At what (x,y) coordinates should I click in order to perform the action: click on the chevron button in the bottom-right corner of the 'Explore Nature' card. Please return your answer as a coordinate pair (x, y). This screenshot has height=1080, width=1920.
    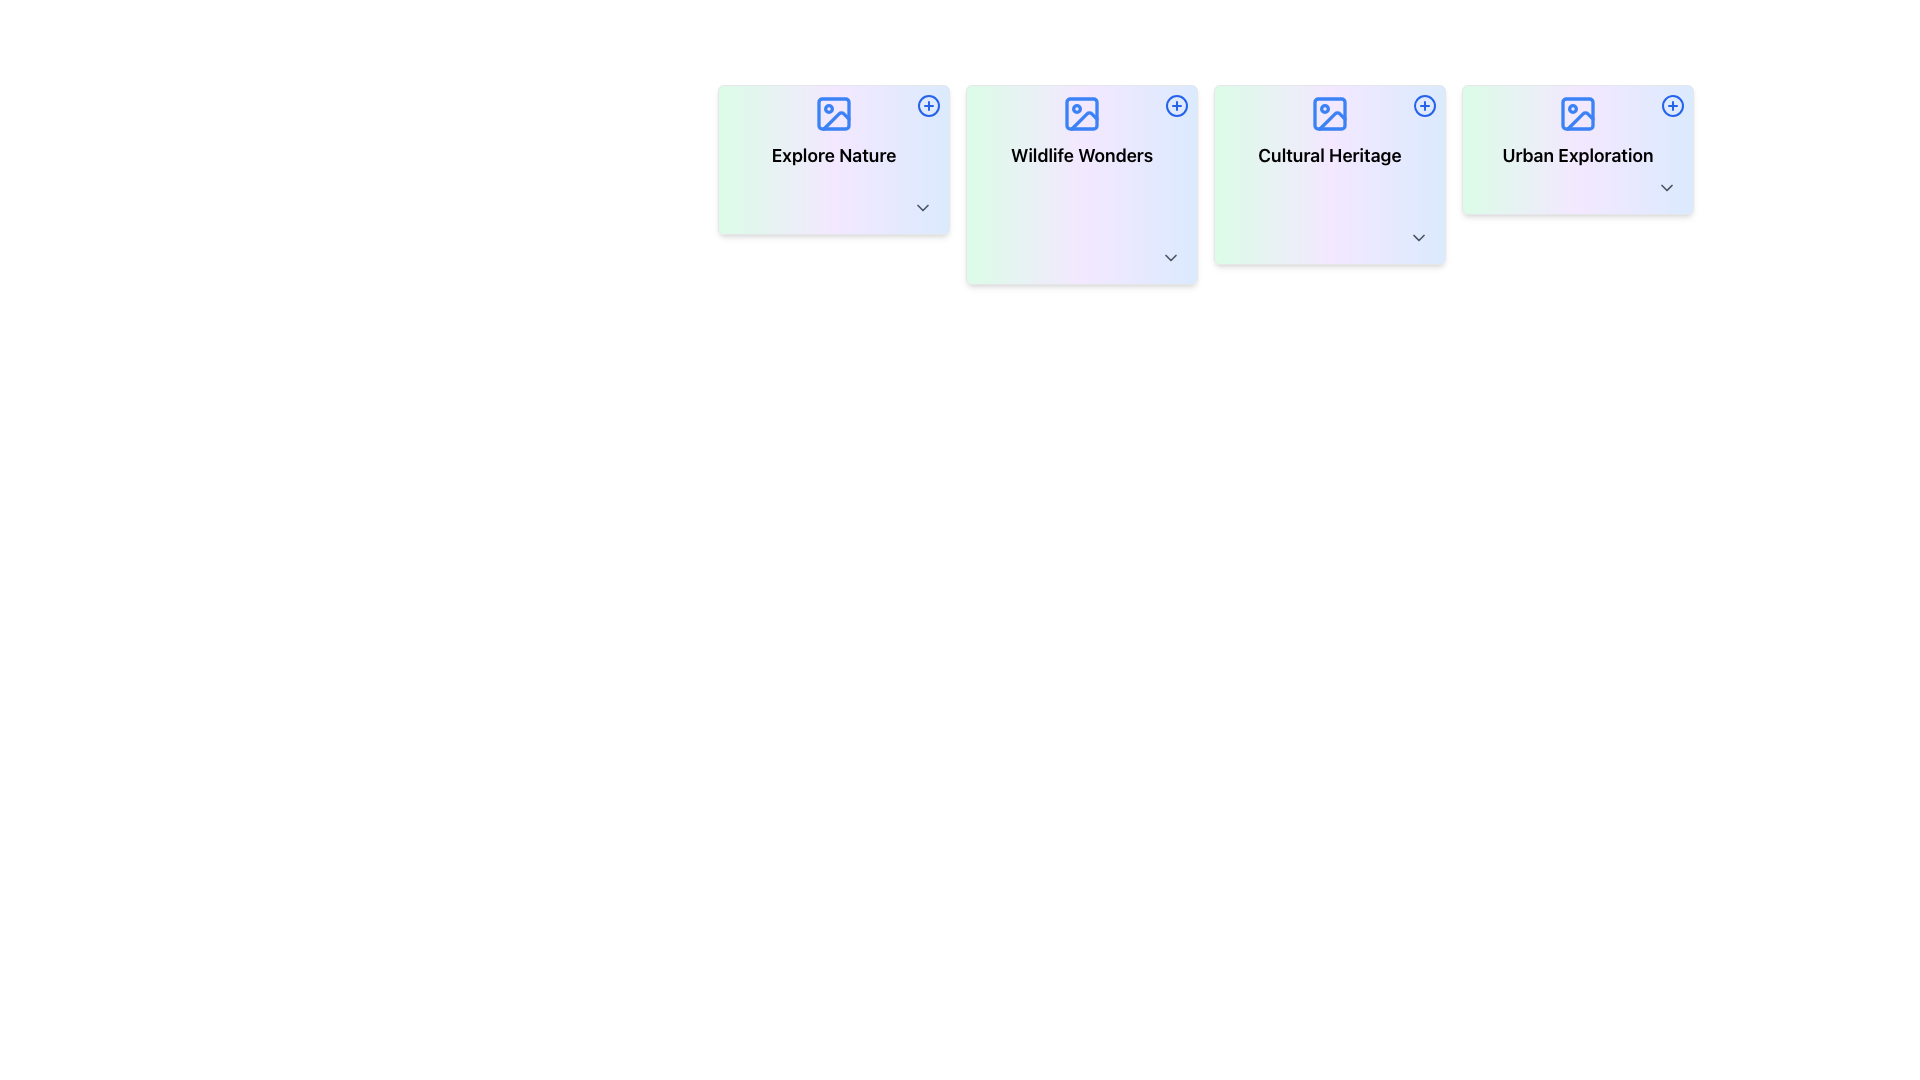
    Looking at the image, I should click on (921, 208).